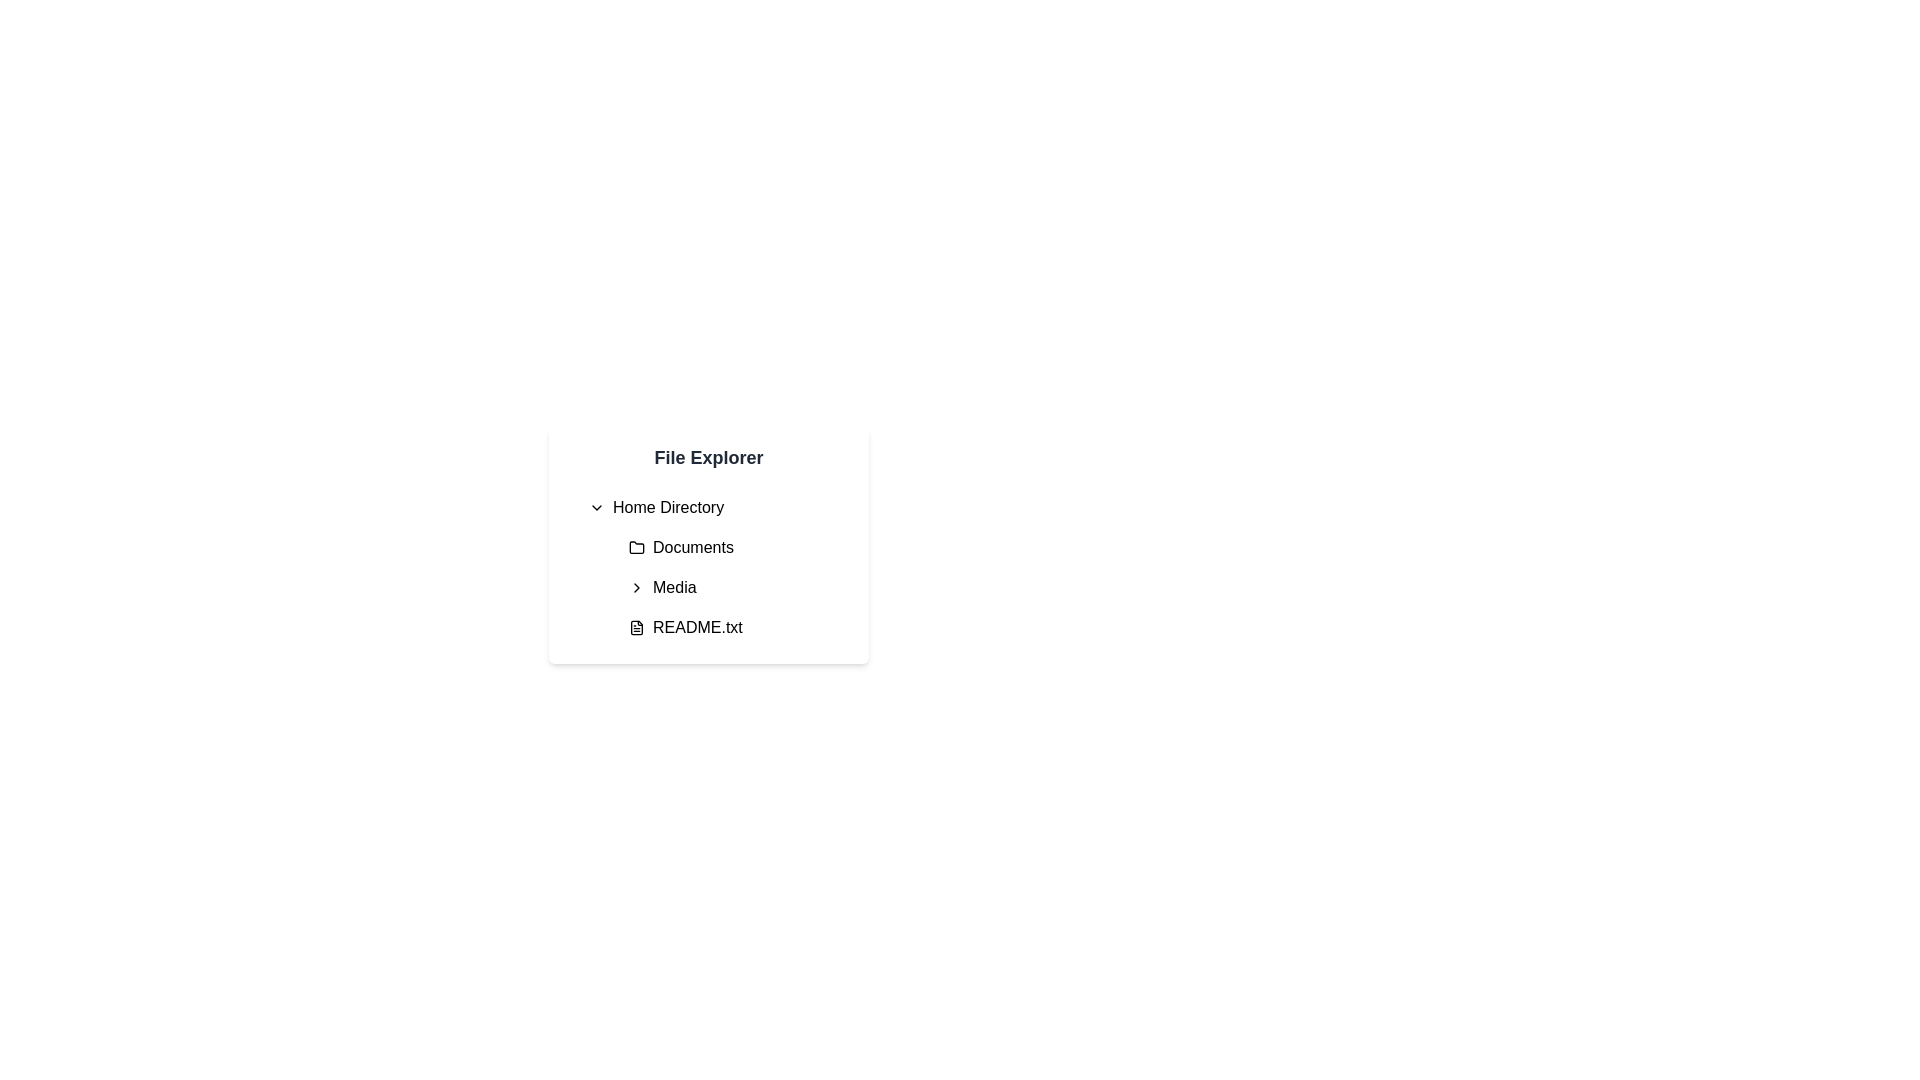 The image size is (1920, 1080). Describe the element at coordinates (674, 586) in the screenshot. I see `the 'Media' text label in the file explorer` at that location.